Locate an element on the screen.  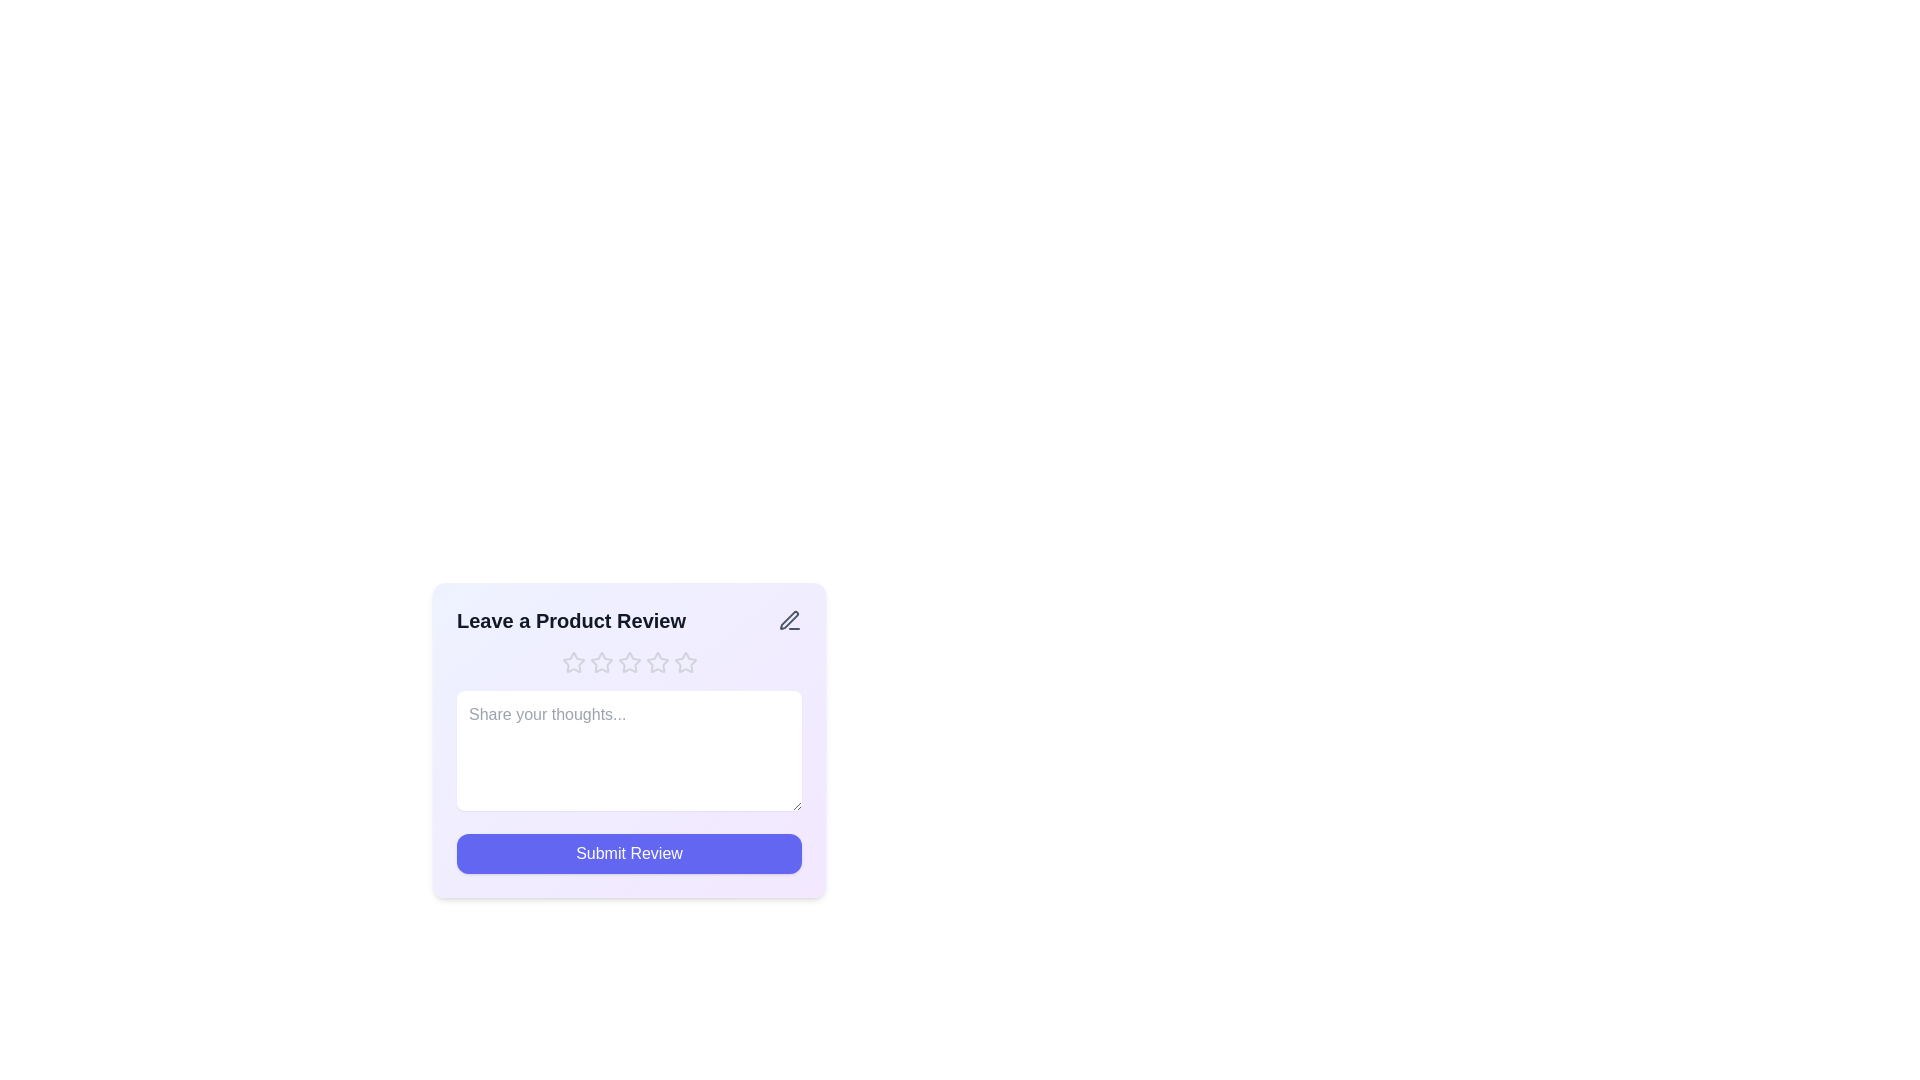
the star corresponding to the rating 3 to set the rating is located at coordinates (628, 663).